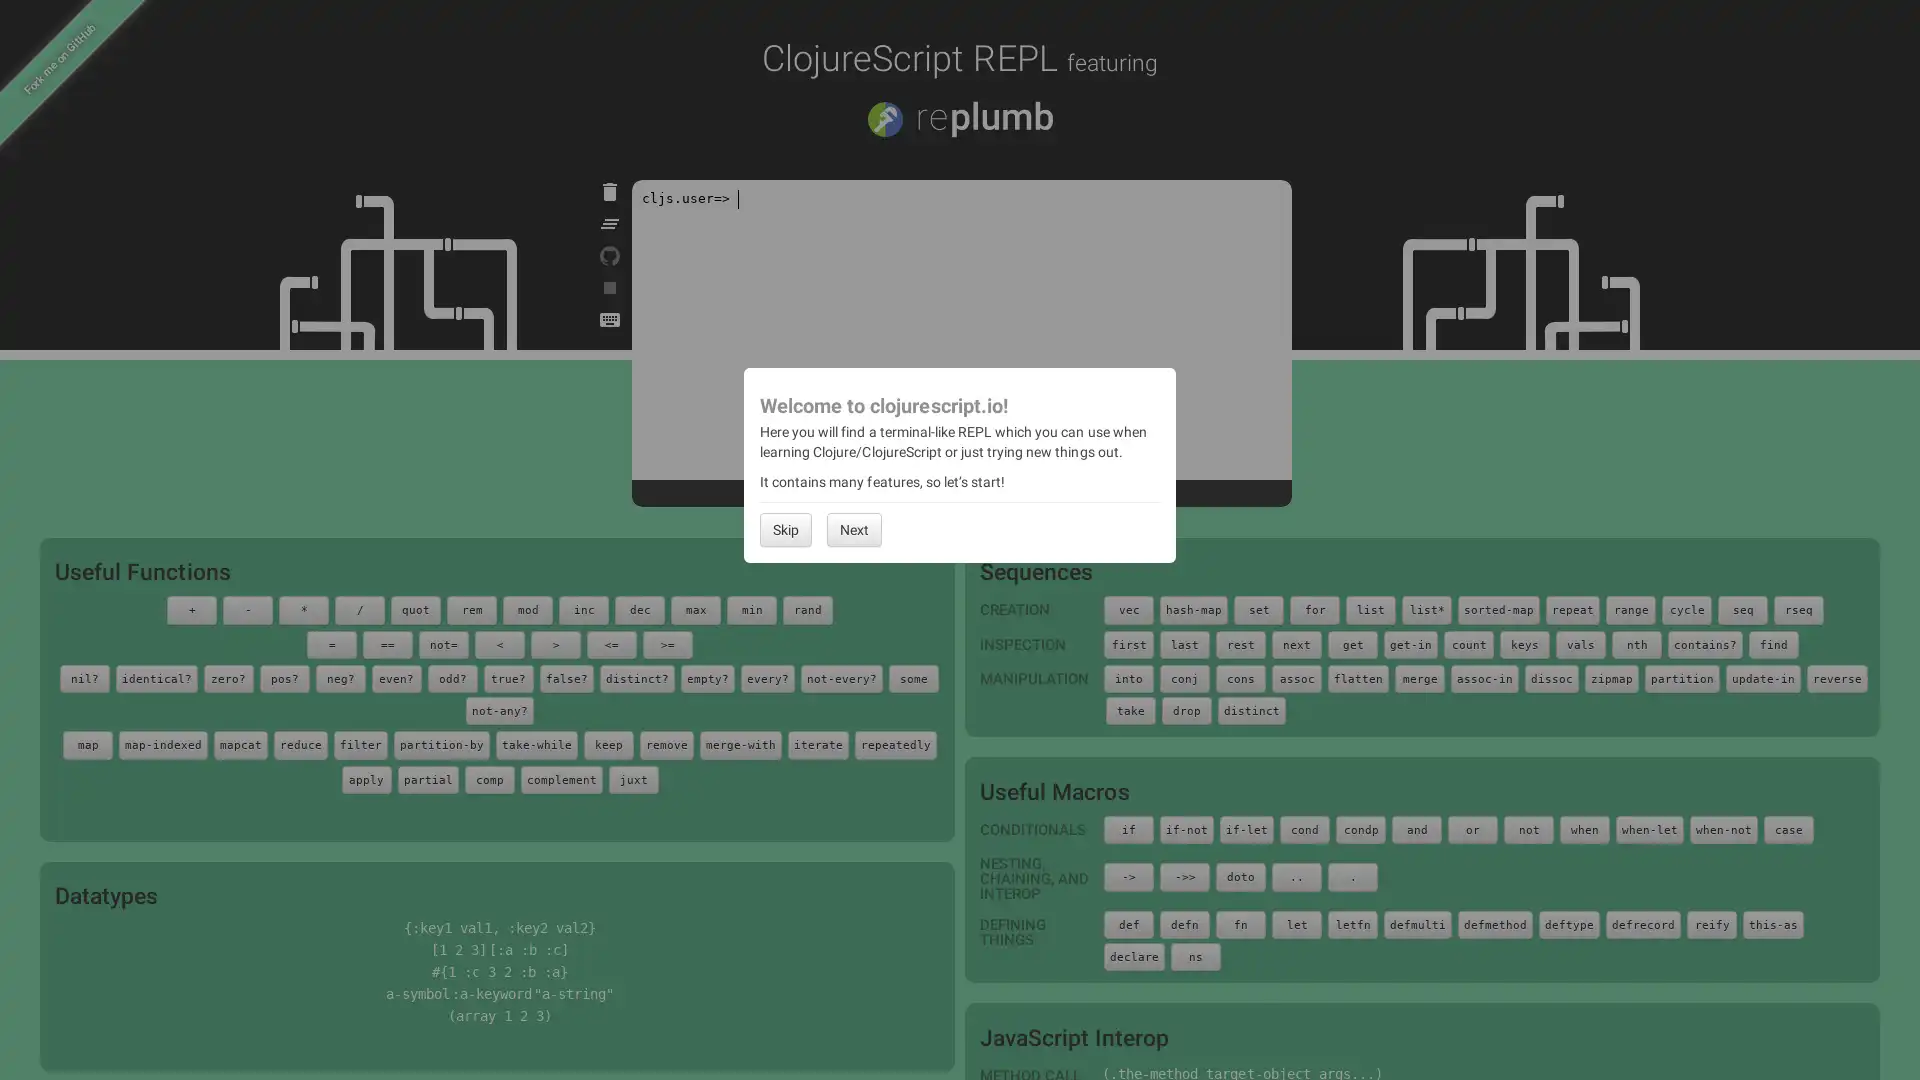 The image size is (1920, 1080). What do you see at coordinates (785, 527) in the screenshot?
I see `Skip` at bounding box center [785, 527].